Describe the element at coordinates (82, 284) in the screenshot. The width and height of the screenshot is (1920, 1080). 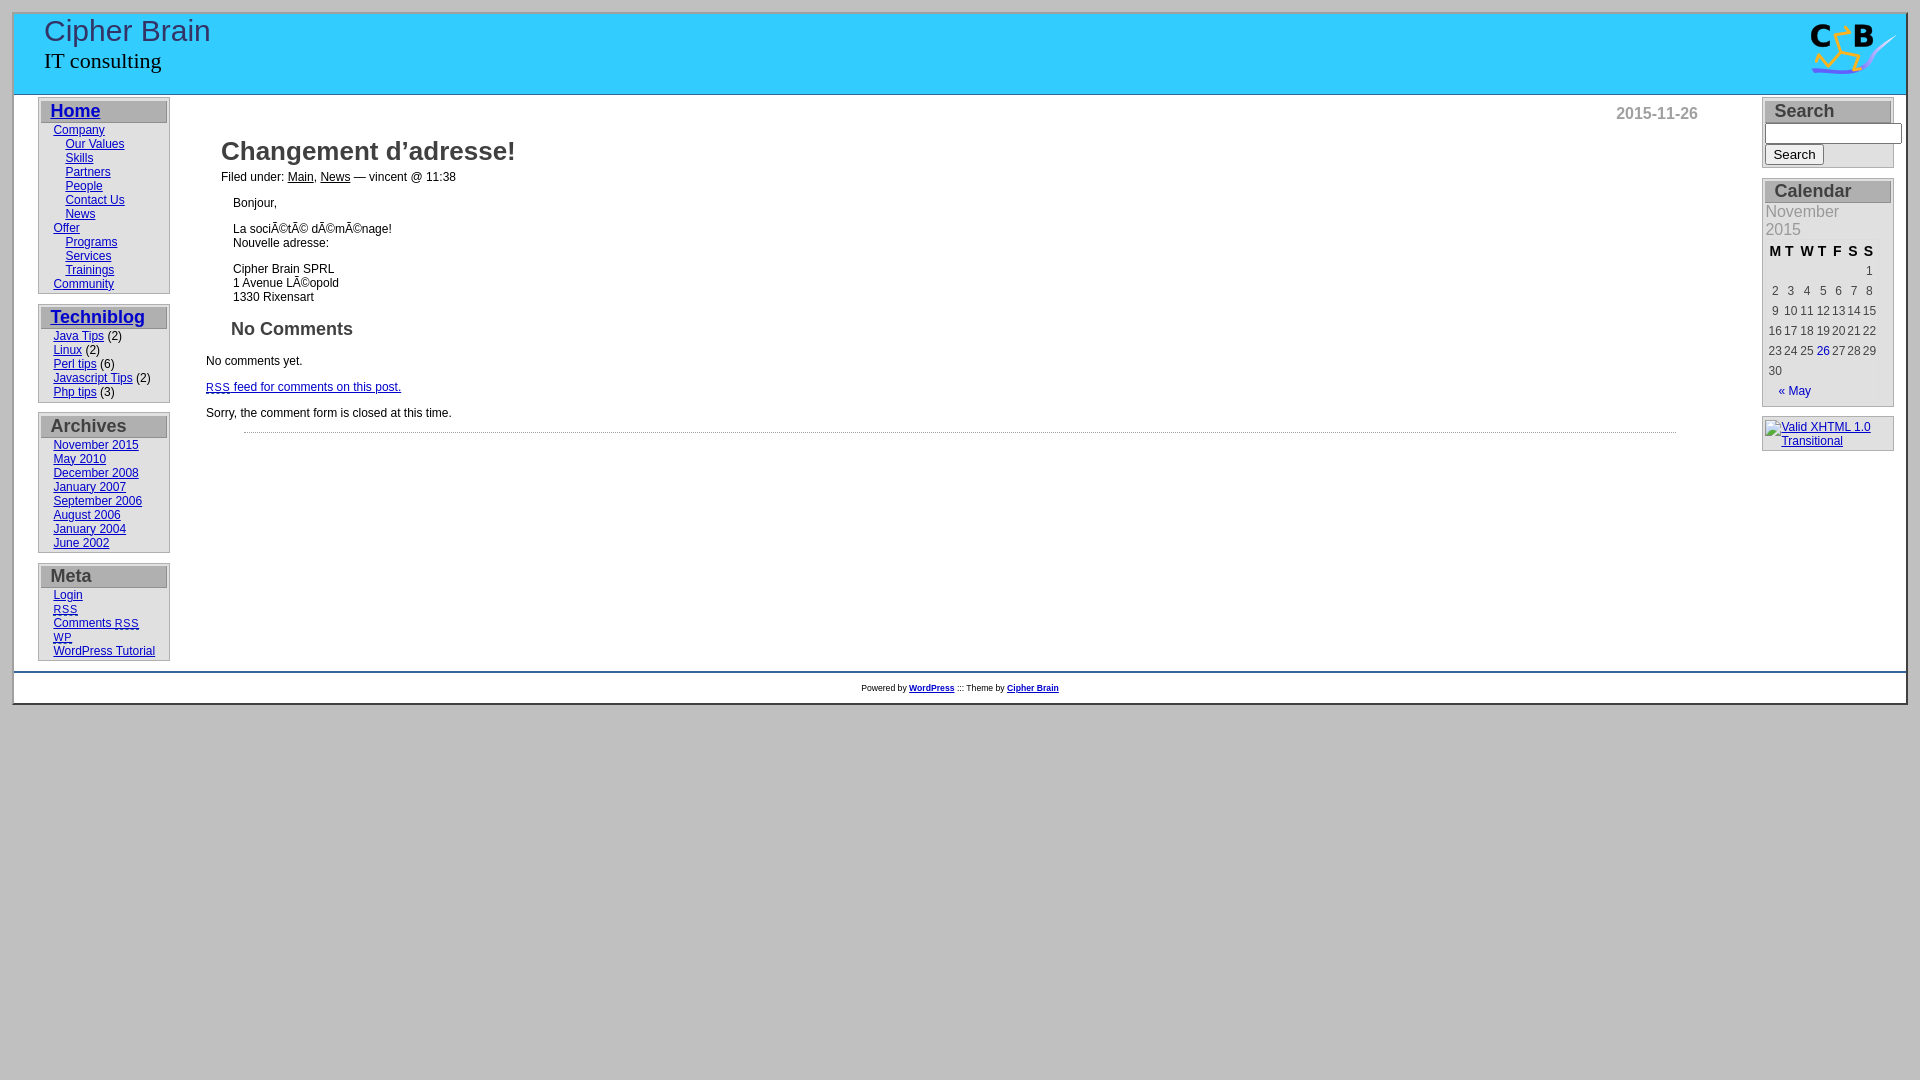
I see `'Community'` at that location.